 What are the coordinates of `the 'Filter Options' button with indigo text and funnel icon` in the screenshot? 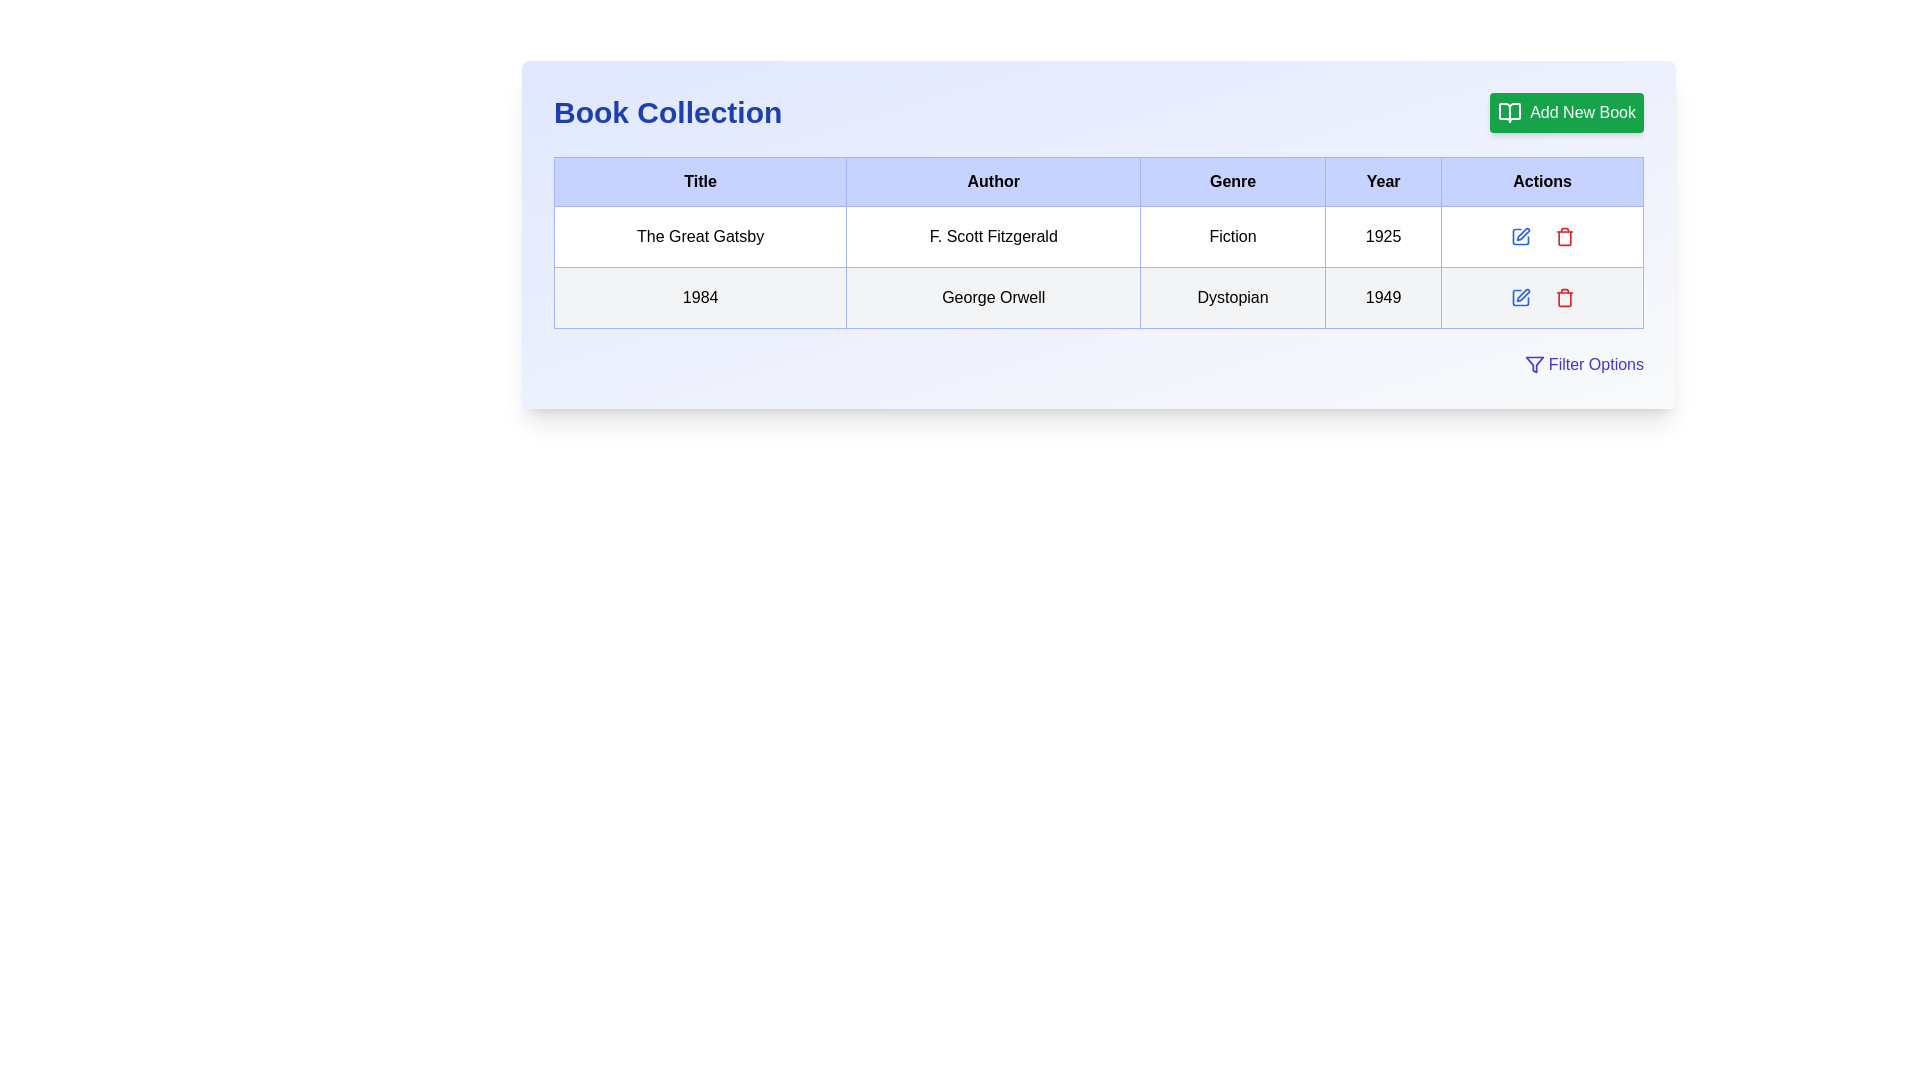 It's located at (1583, 365).